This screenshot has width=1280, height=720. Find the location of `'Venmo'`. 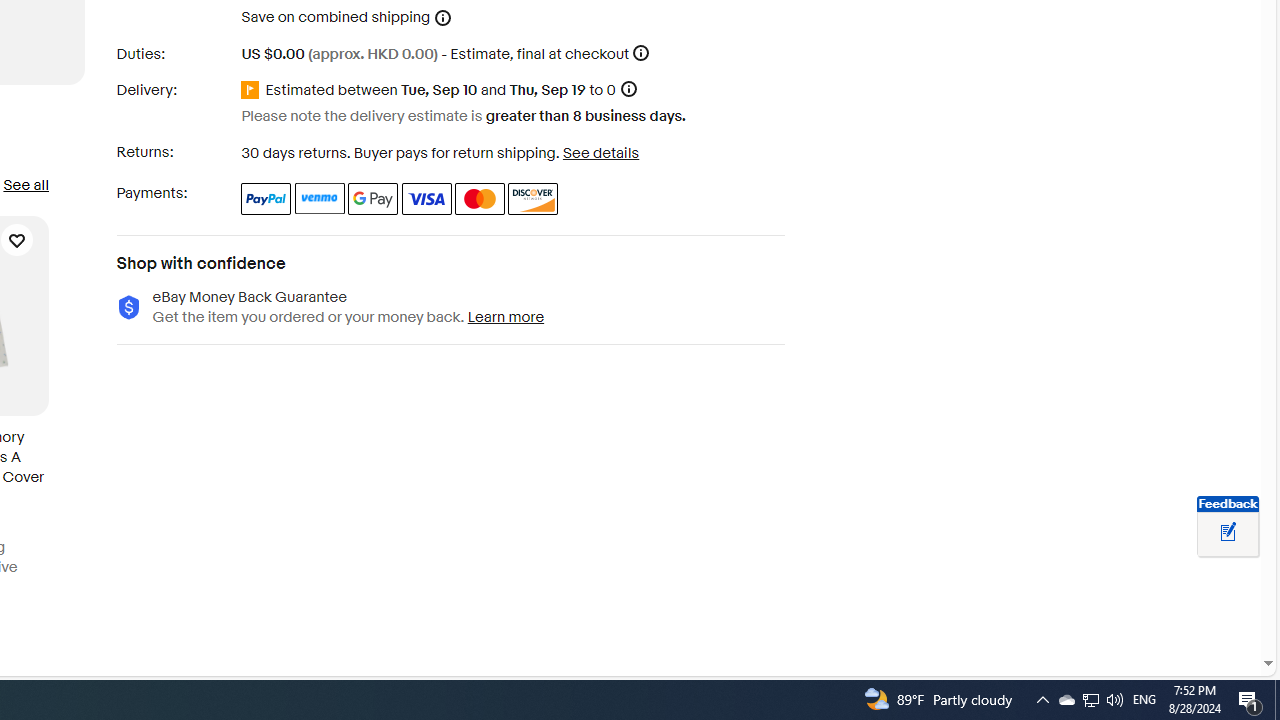

'Venmo' is located at coordinates (320, 198).